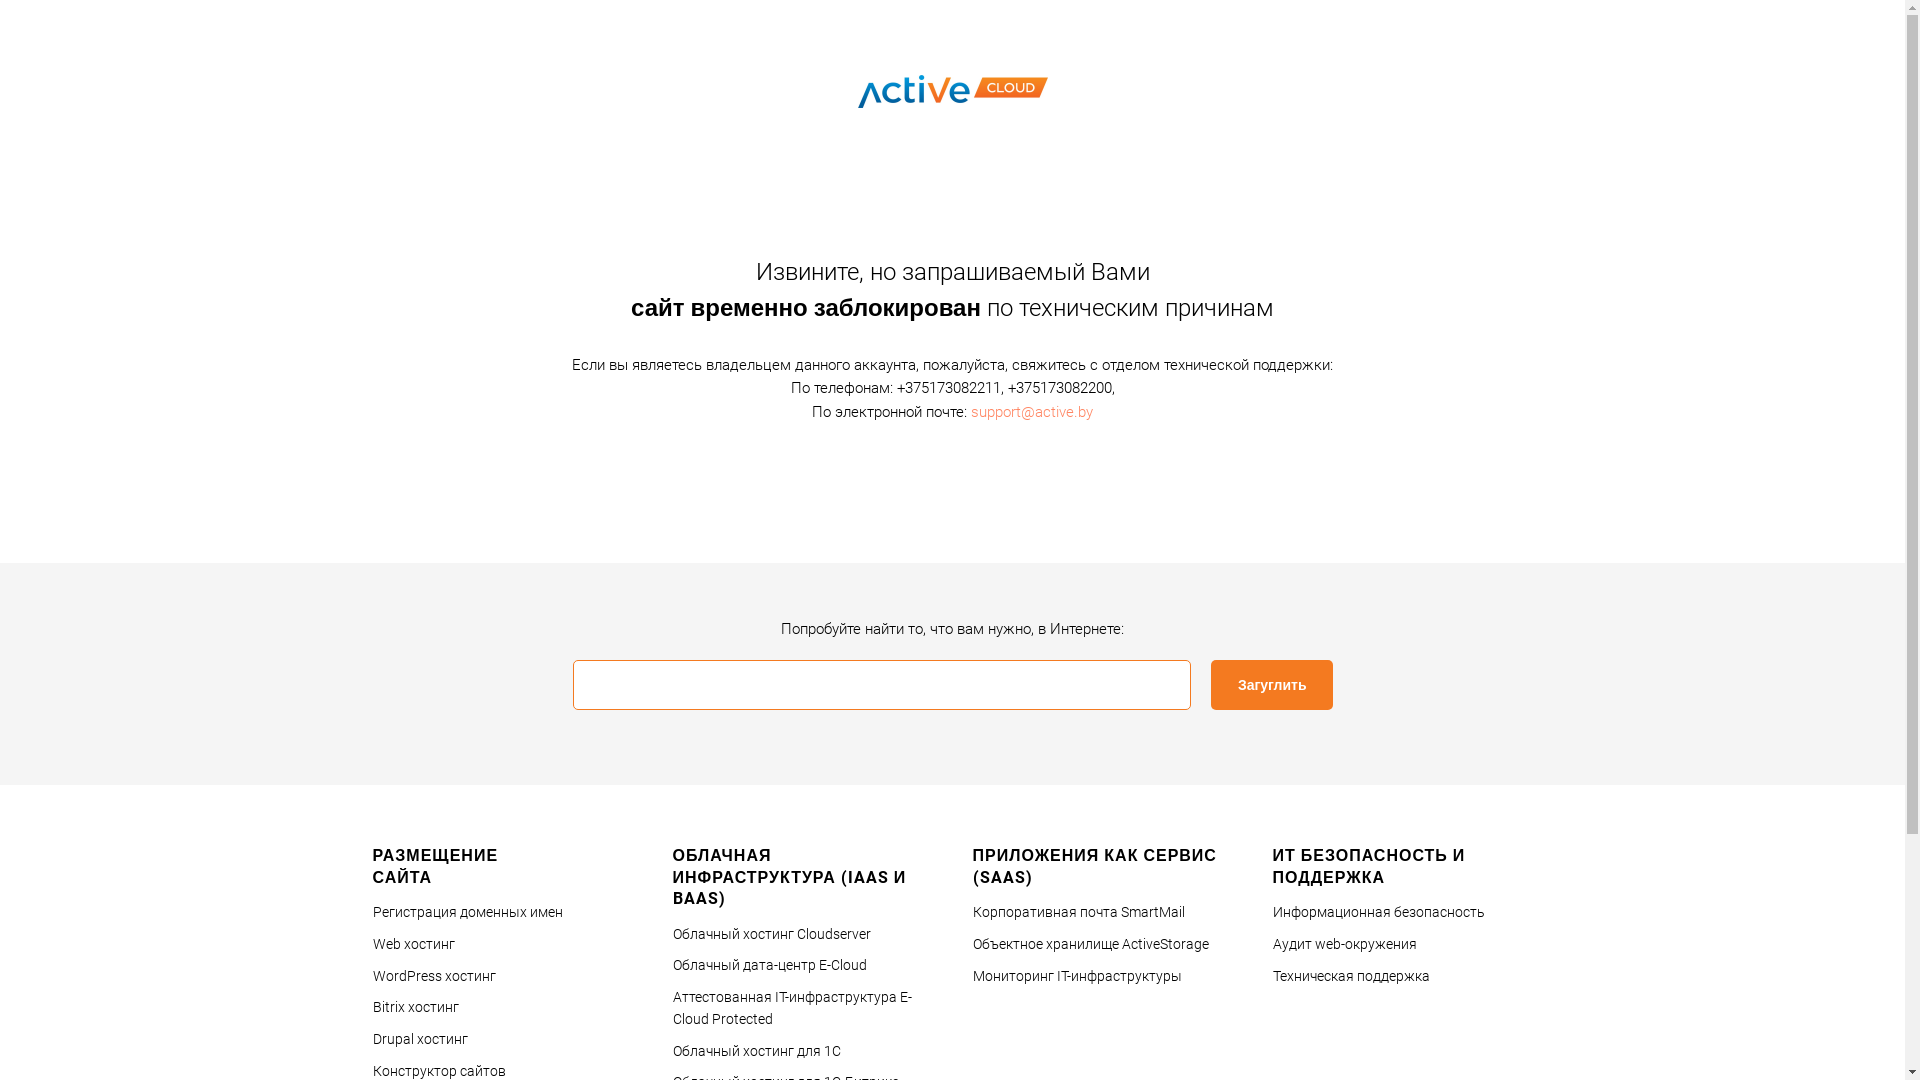 This screenshot has width=1920, height=1080. I want to click on '+375173082211', so click(947, 388).